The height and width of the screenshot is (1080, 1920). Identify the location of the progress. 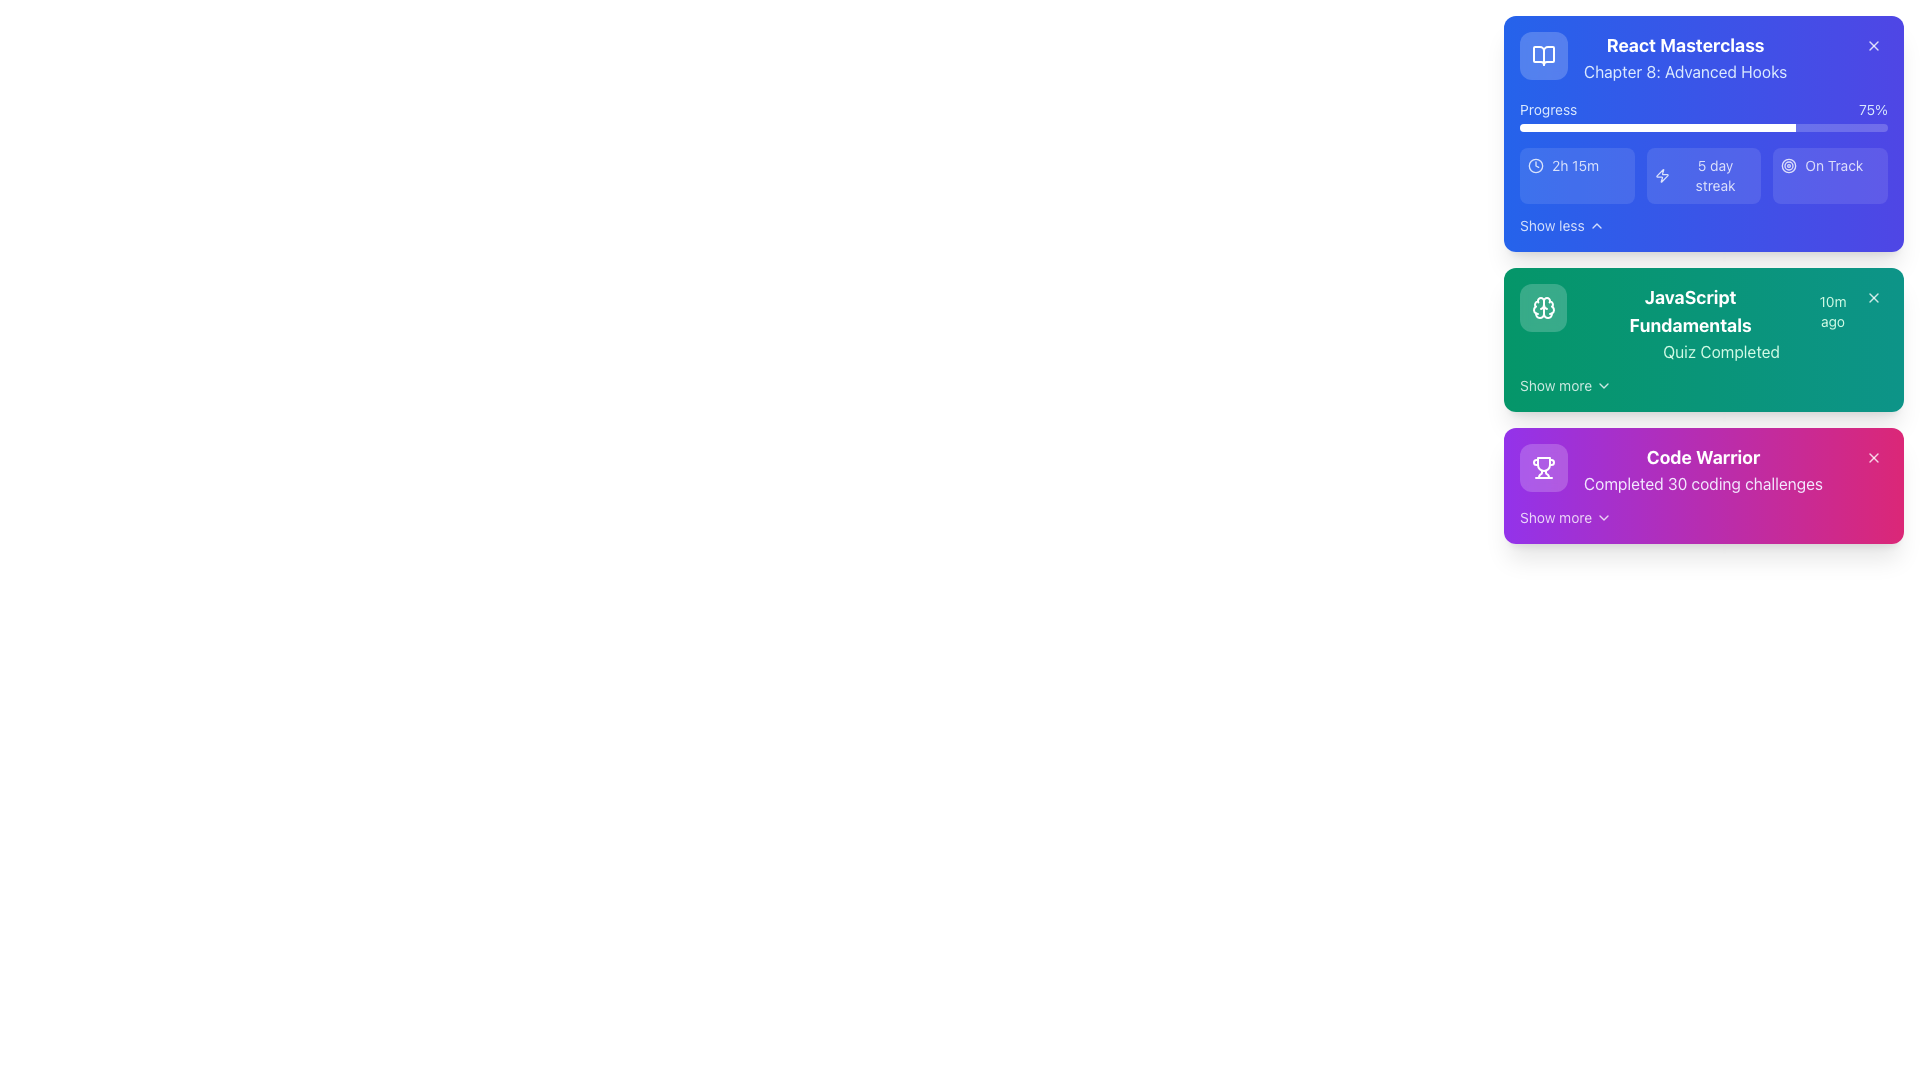
(1731, 127).